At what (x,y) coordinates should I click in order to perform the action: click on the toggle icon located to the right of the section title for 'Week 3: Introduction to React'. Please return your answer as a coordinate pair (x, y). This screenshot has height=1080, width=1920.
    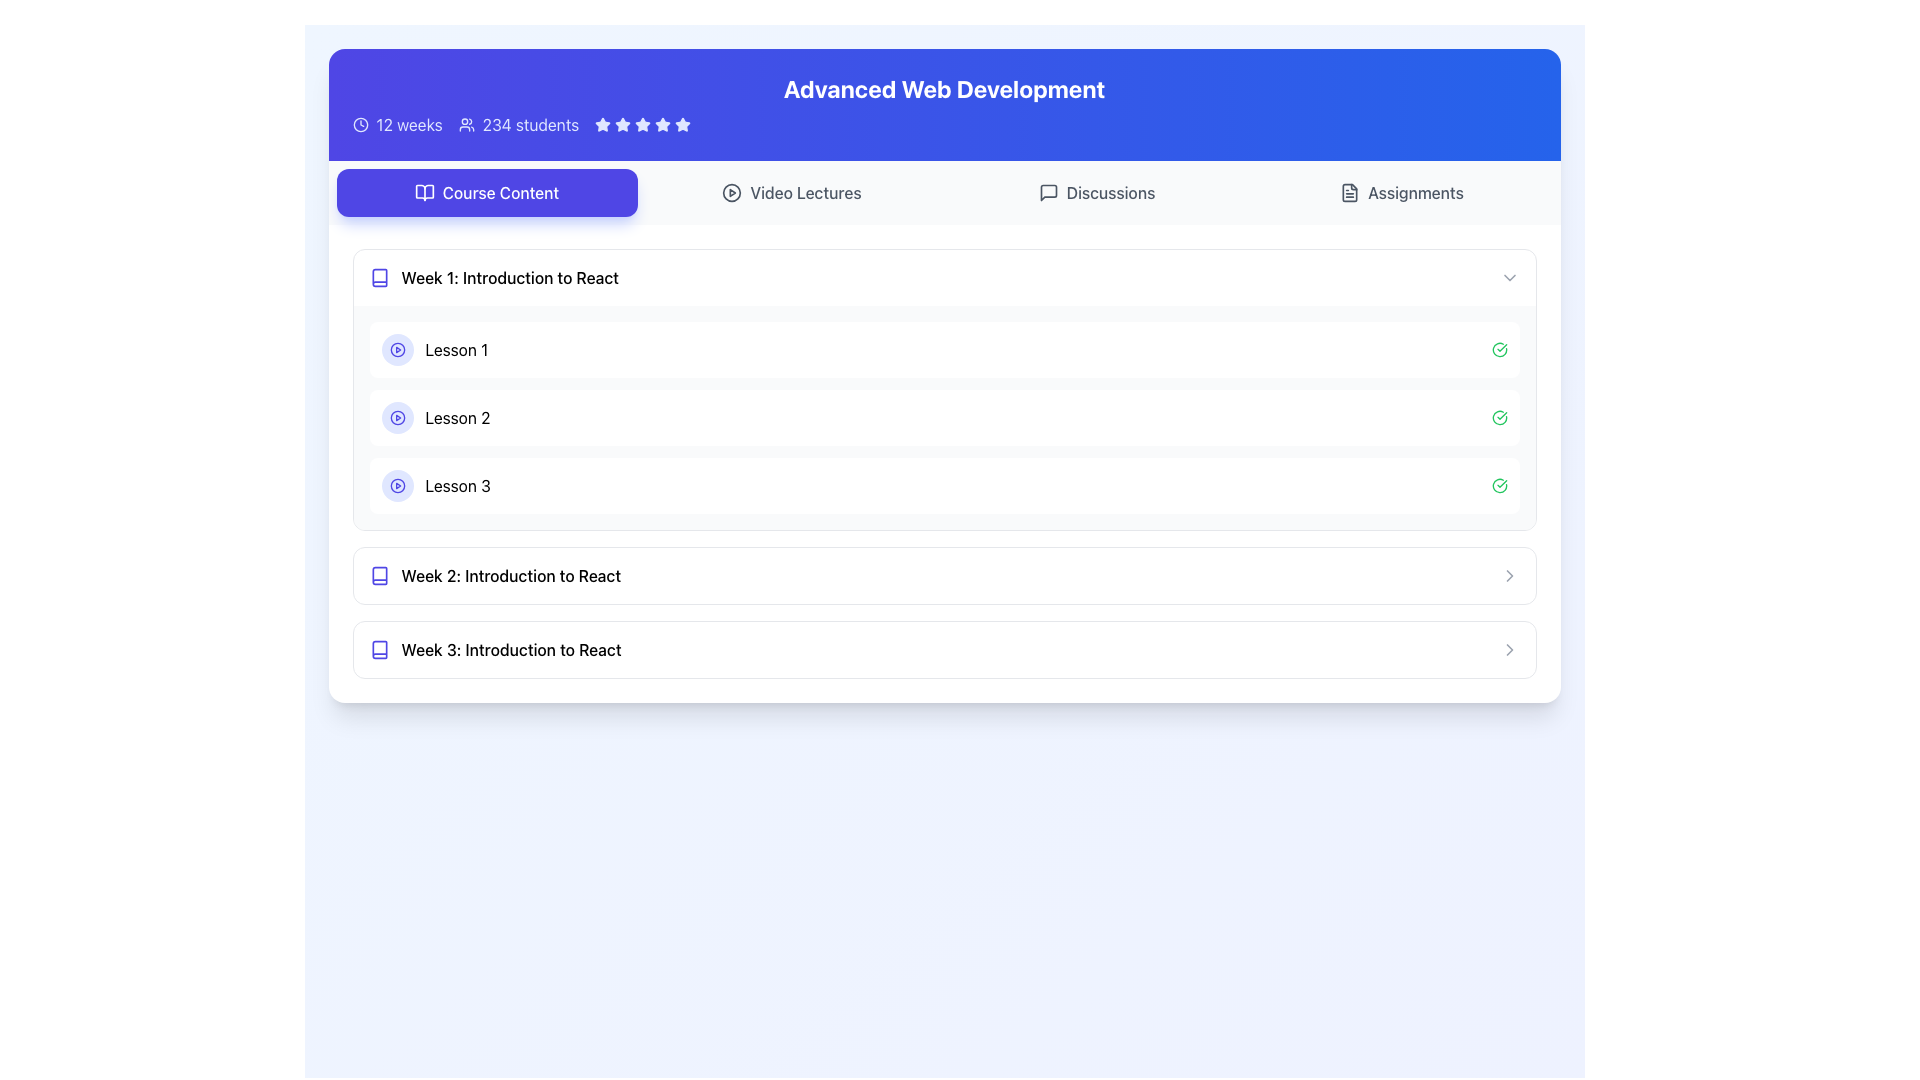
    Looking at the image, I should click on (1509, 575).